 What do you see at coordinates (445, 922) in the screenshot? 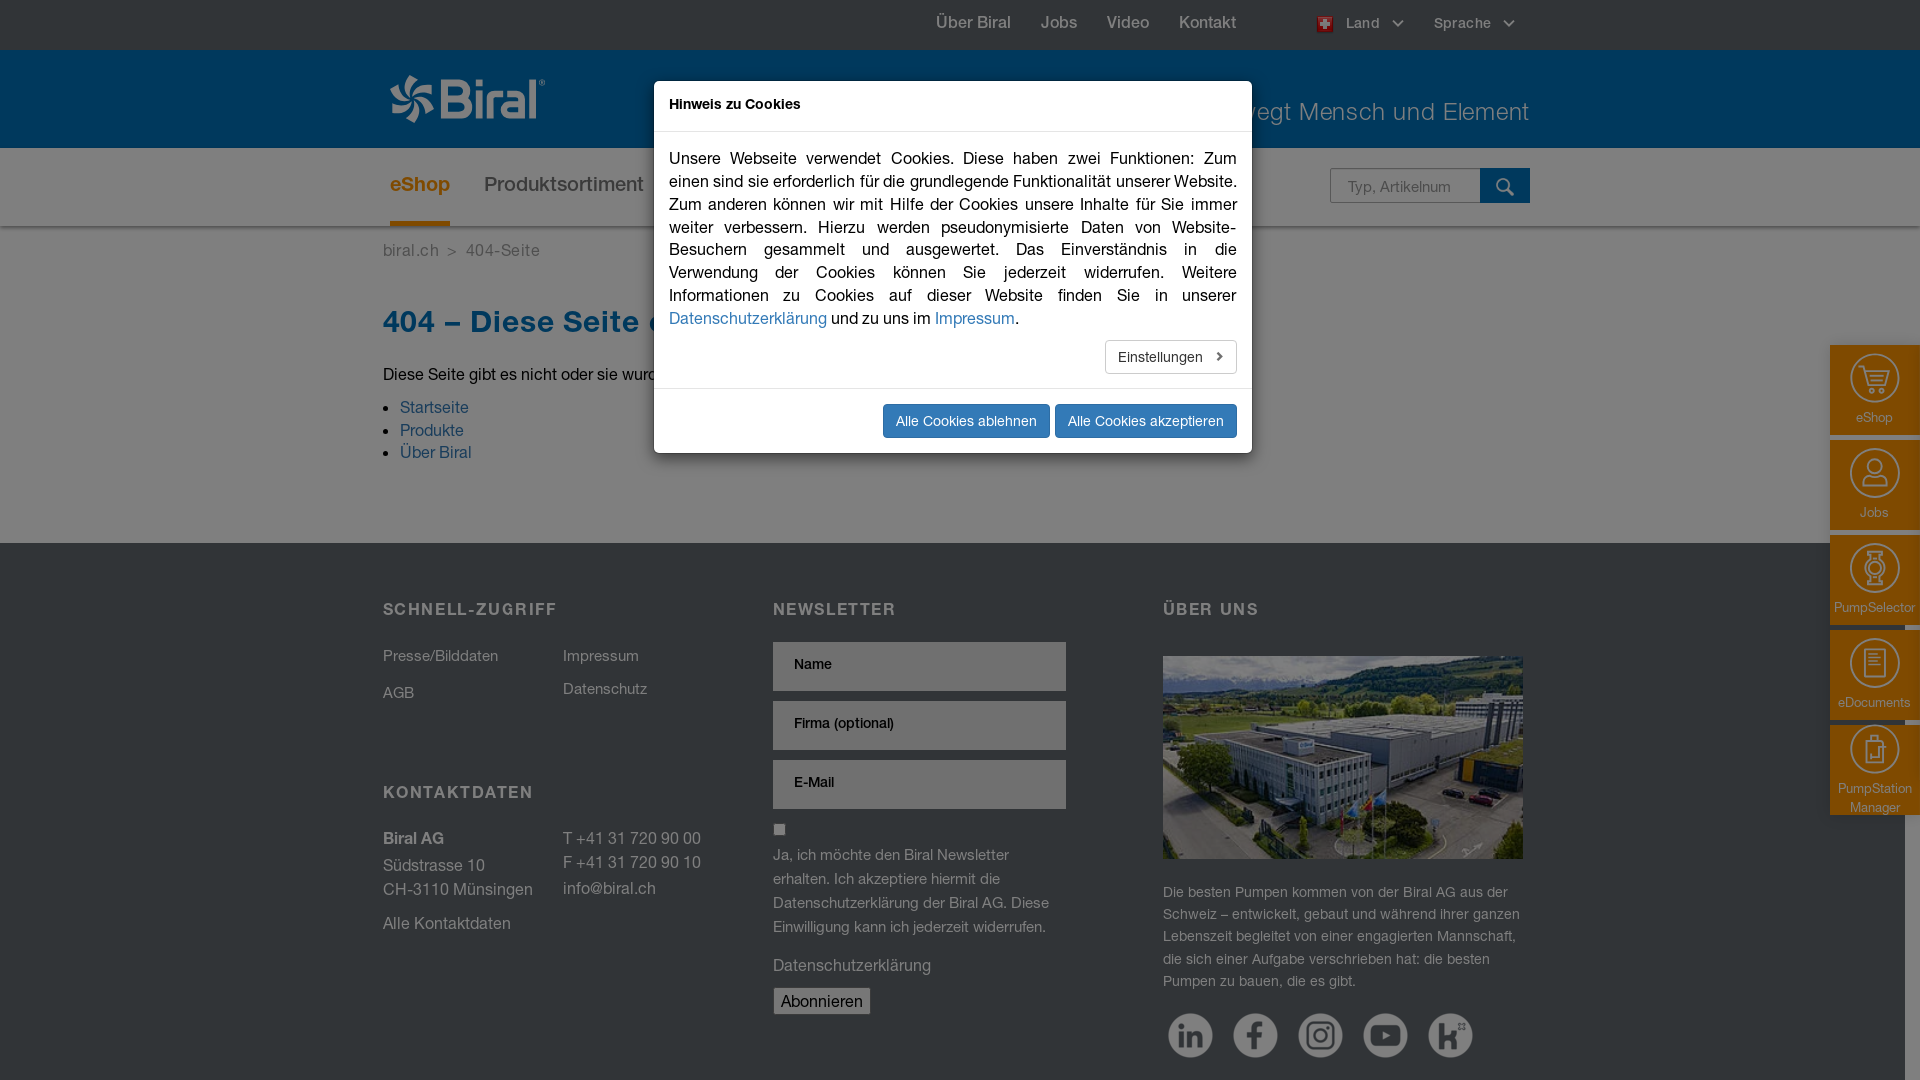
I see `'Alle Kontaktdaten'` at bounding box center [445, 922].